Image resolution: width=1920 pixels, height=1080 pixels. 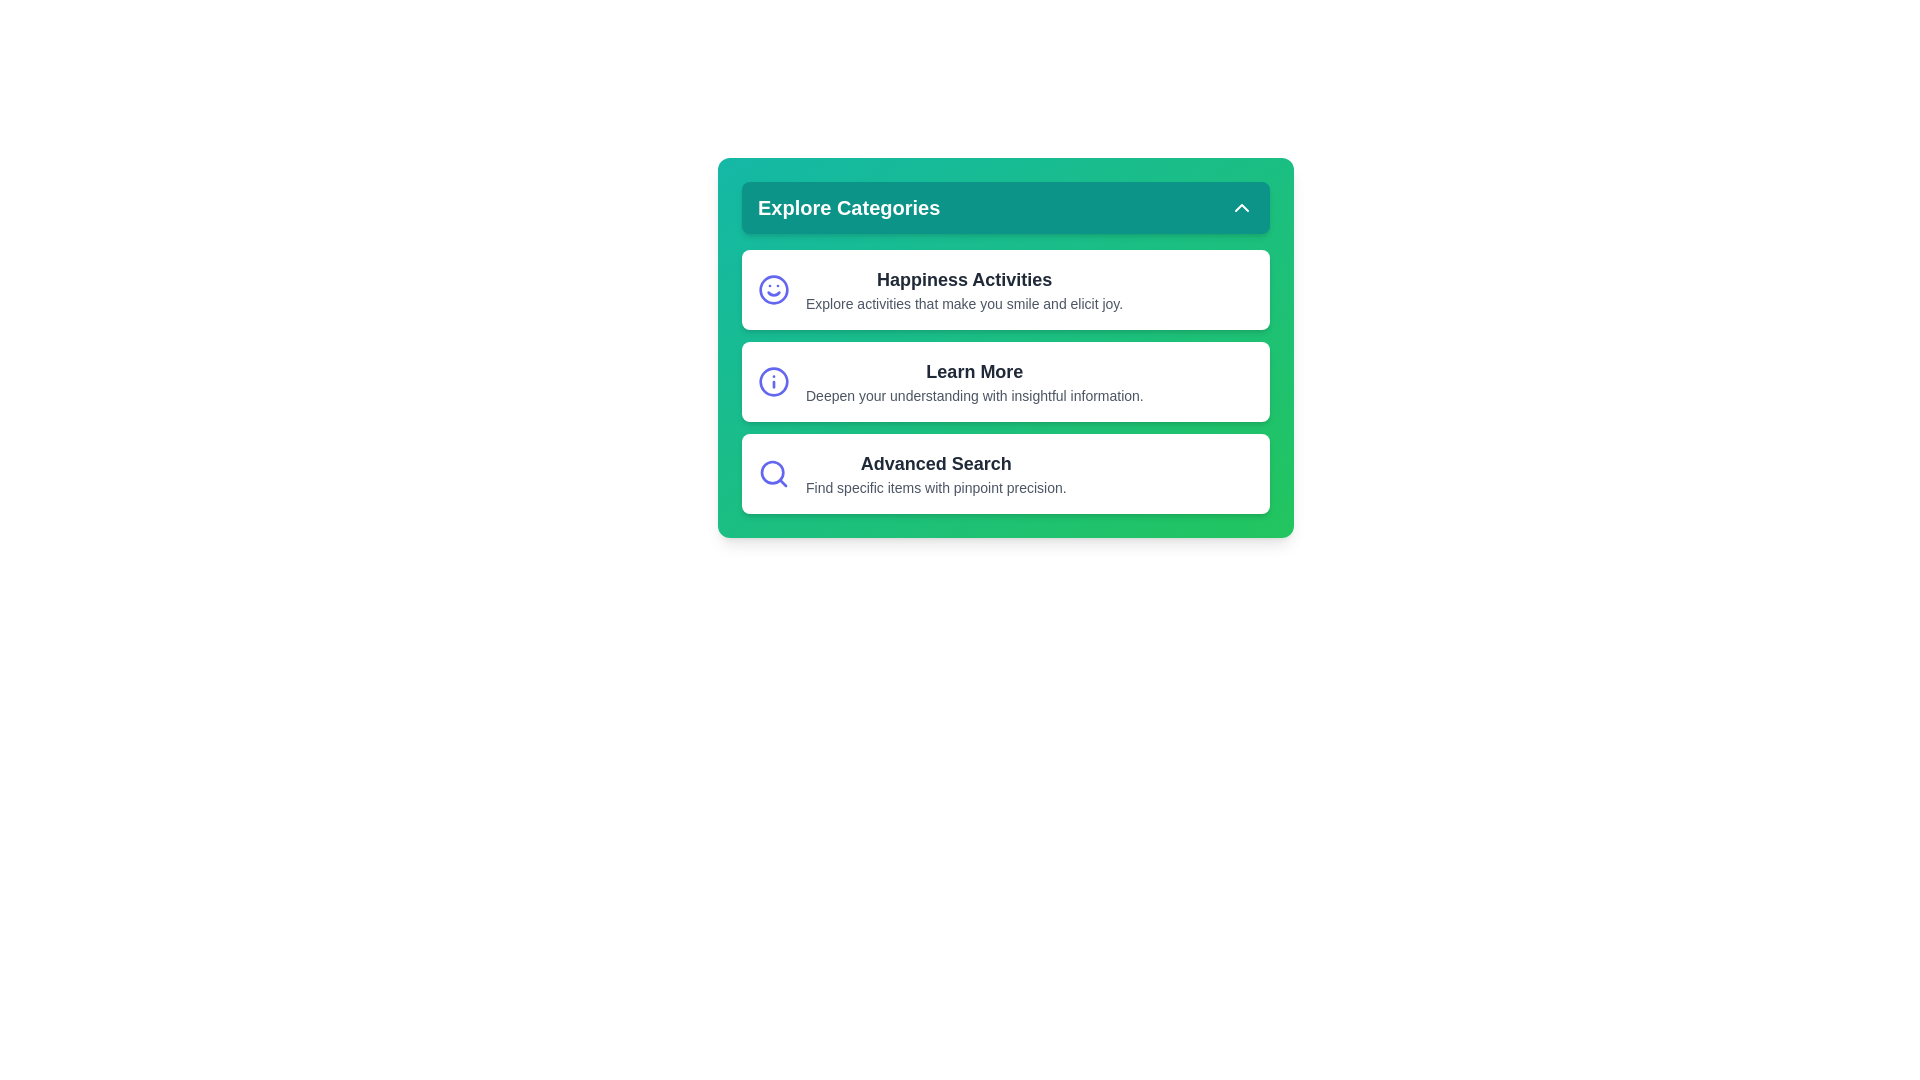 What do you see at coordinates (1006, 474) in the screenshot?
I see `the text of Advanced Search to analyze or copy it` at bounding box center [1006, 474].